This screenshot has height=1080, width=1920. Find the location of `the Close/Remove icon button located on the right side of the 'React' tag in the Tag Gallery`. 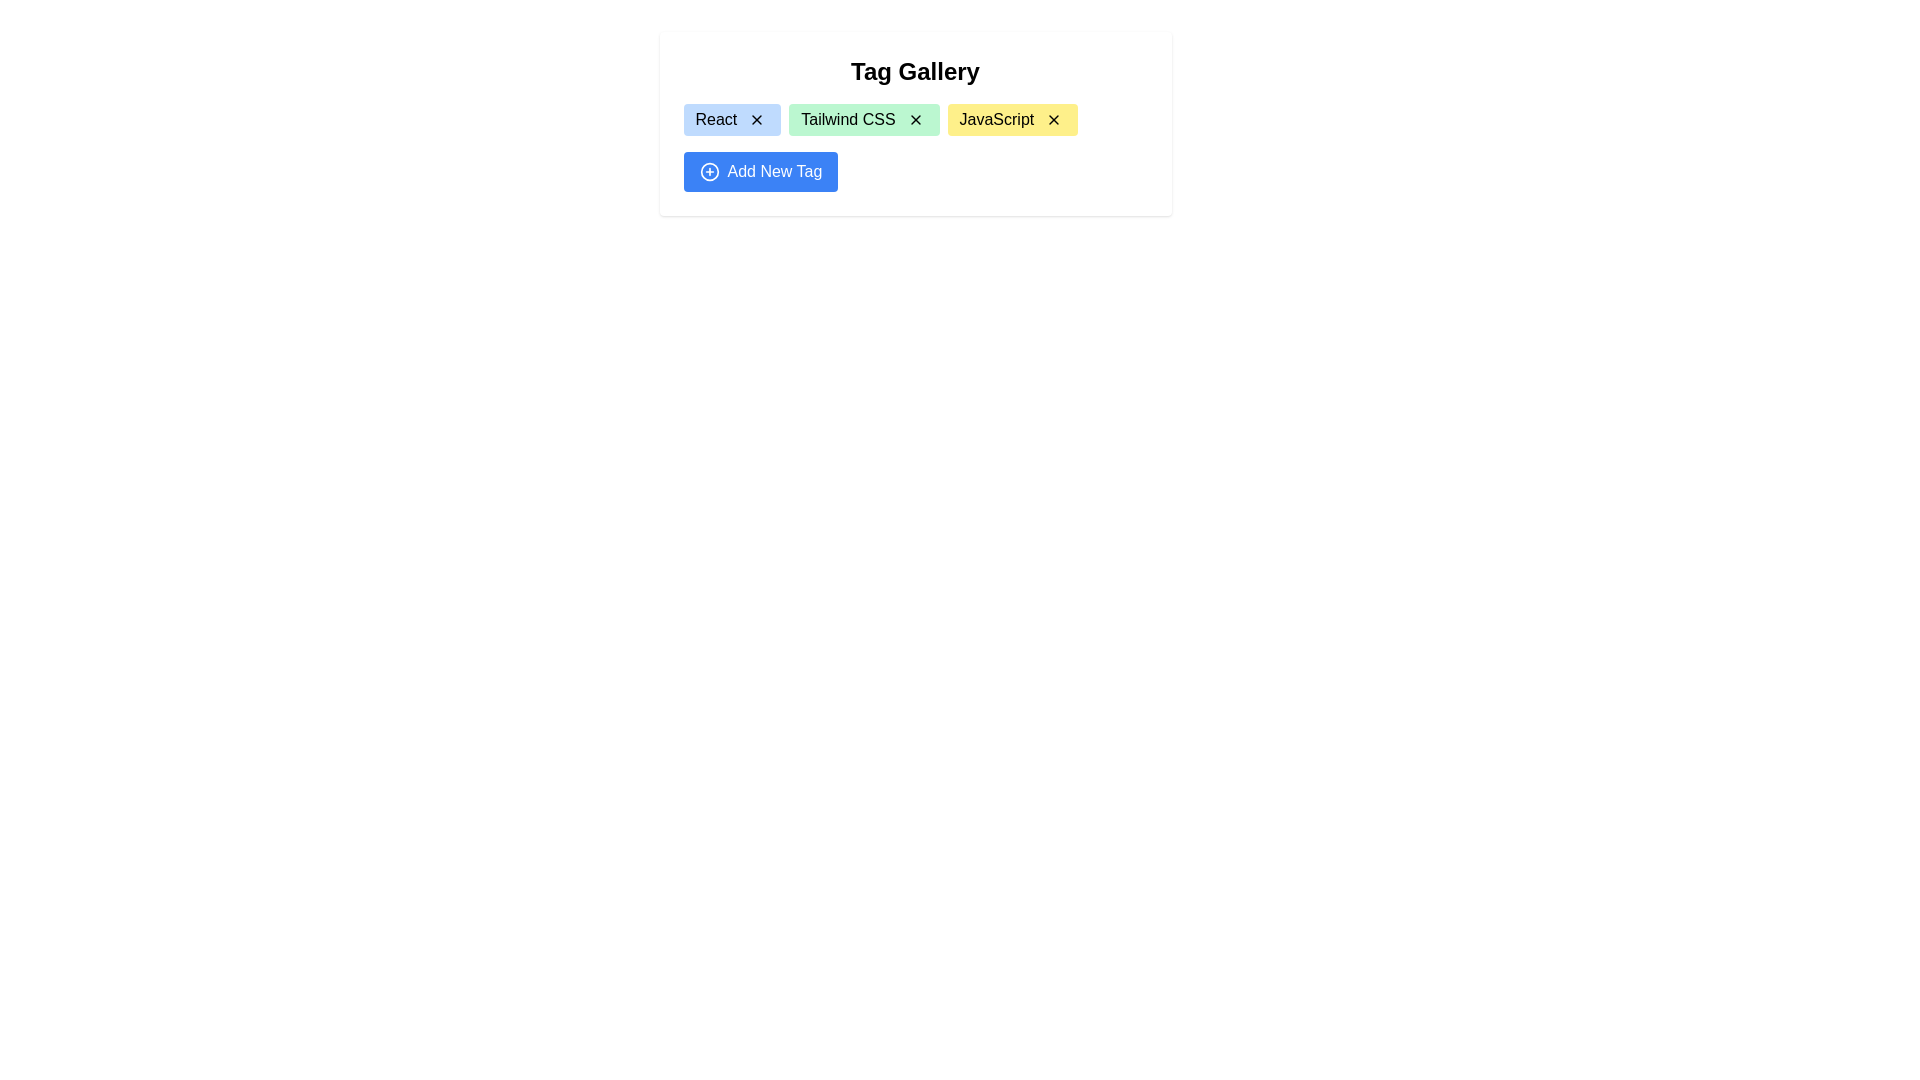

the Close/Remove icon button located on the right side of the 'React' tag in the Tag Gallery is located at coordinates (756, 119).